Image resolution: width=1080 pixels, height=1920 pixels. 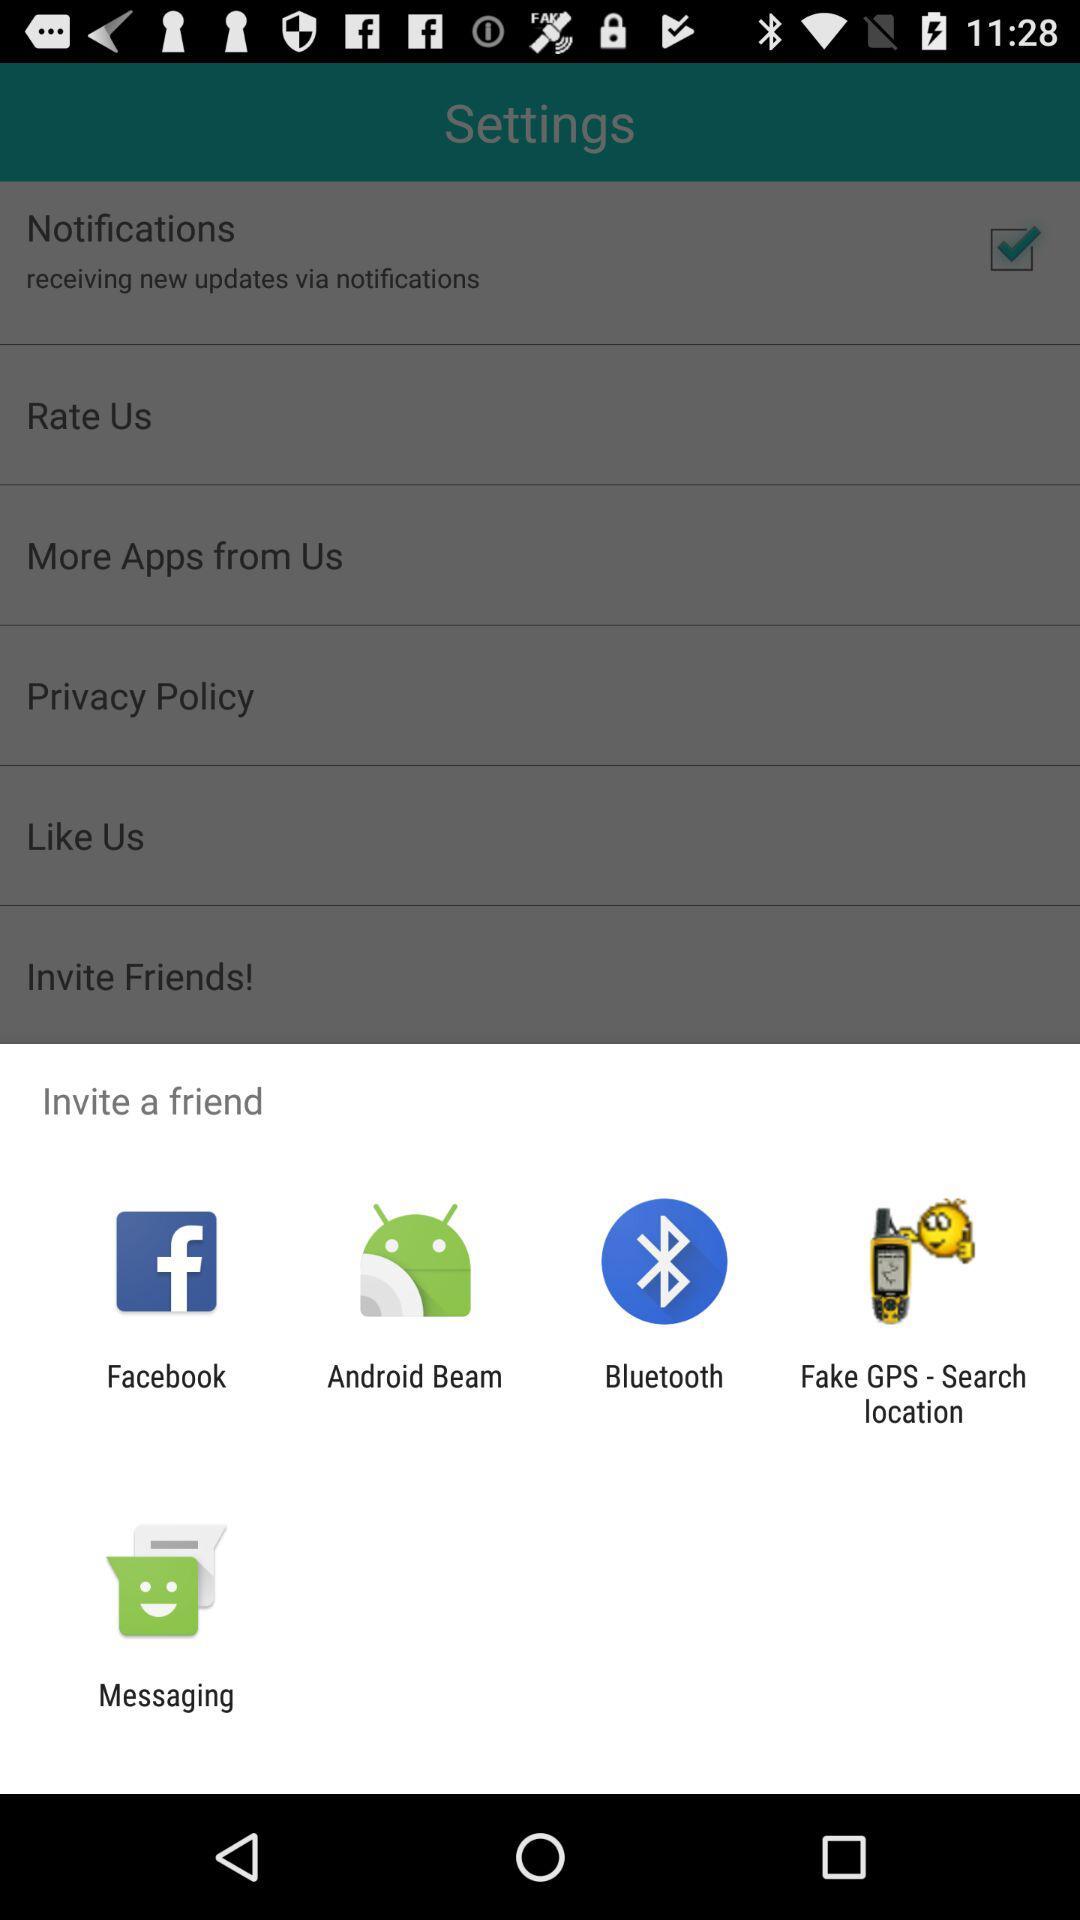 What do you see at coordinates (165, 1711) in the screenshot?
I see `messaging item` at bounding box center [165, 1711].